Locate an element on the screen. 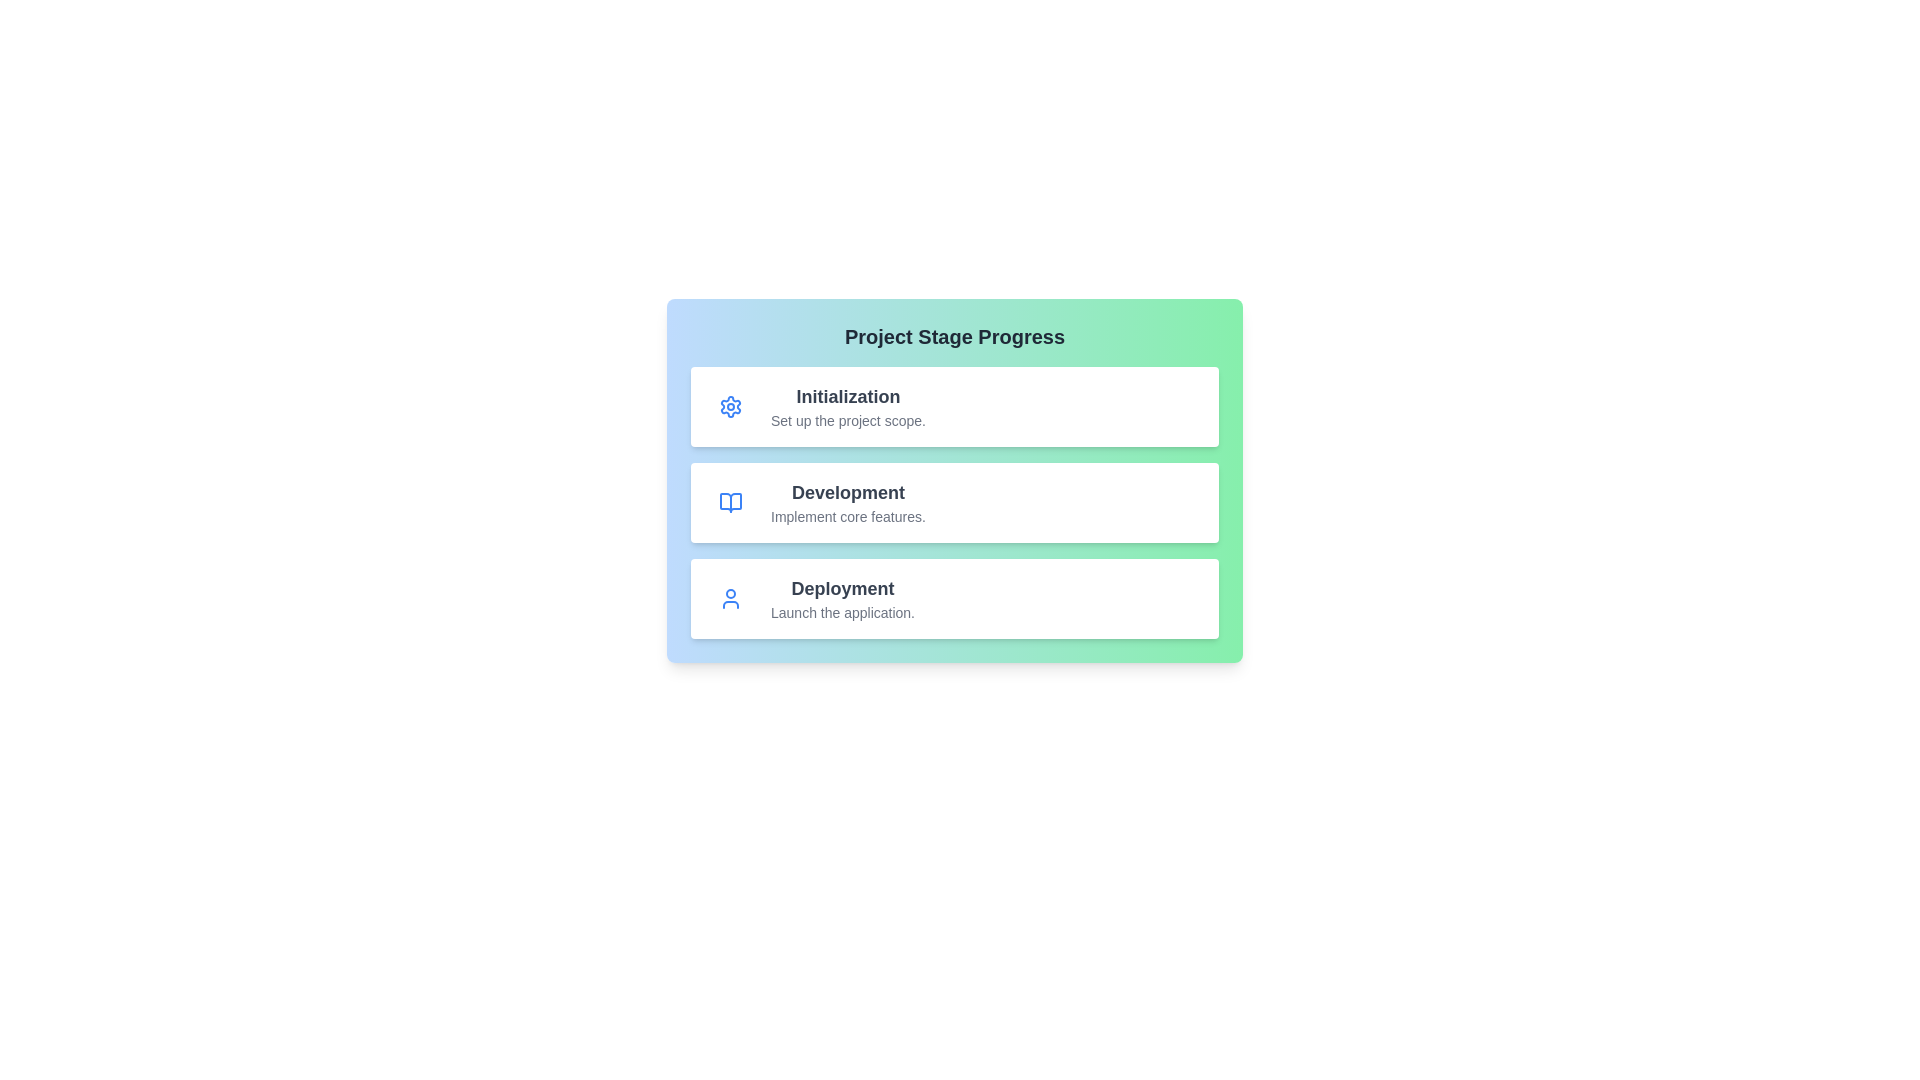 This screenshot has width=1920, height=1080. text block labeled 'Deployment', which is the third entry in a vertically stacked list of descriptive labels for different stages is located at coordinates (843, 597).